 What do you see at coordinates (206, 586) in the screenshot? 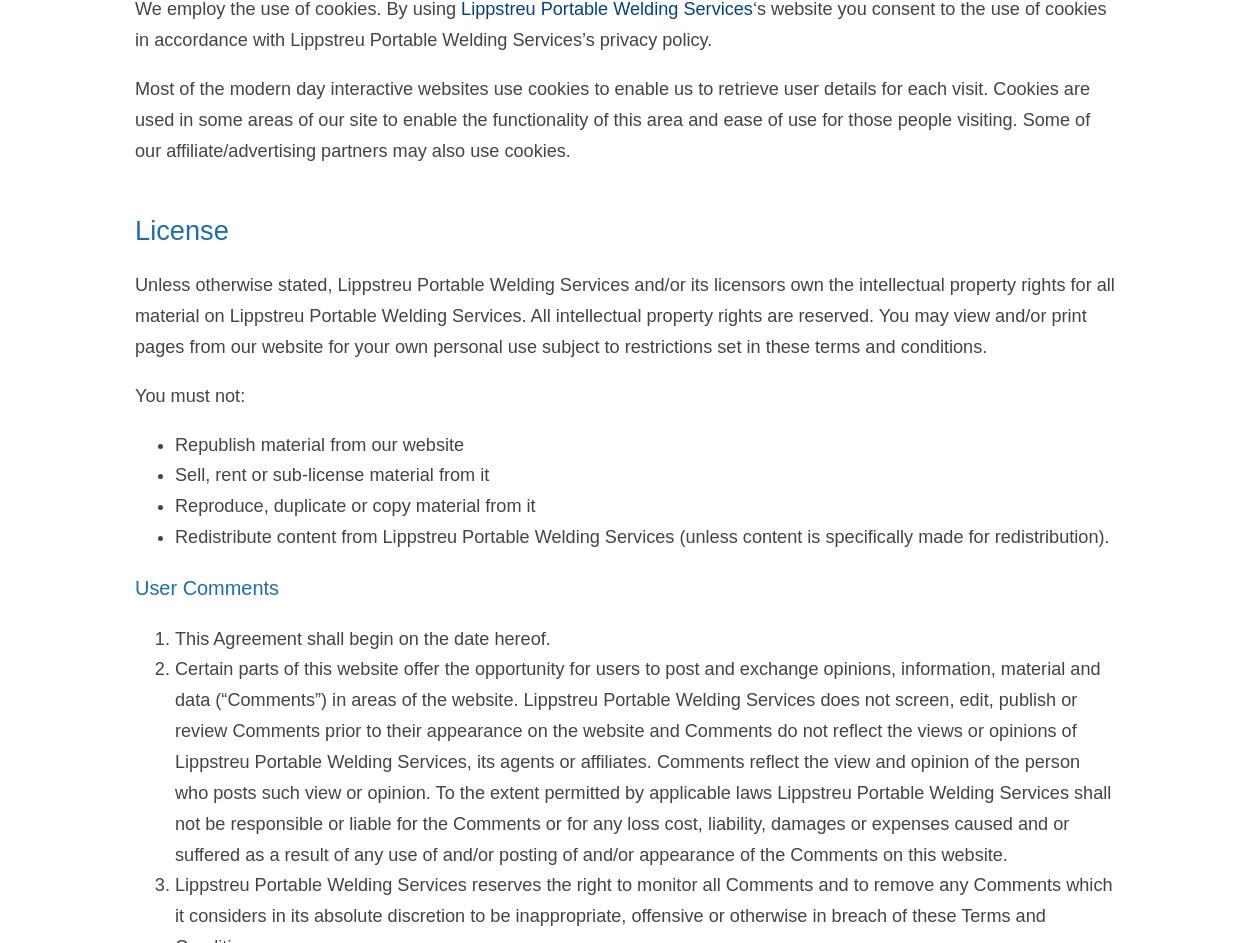
I see `'User Comments'` at bounding box center [206, 586].